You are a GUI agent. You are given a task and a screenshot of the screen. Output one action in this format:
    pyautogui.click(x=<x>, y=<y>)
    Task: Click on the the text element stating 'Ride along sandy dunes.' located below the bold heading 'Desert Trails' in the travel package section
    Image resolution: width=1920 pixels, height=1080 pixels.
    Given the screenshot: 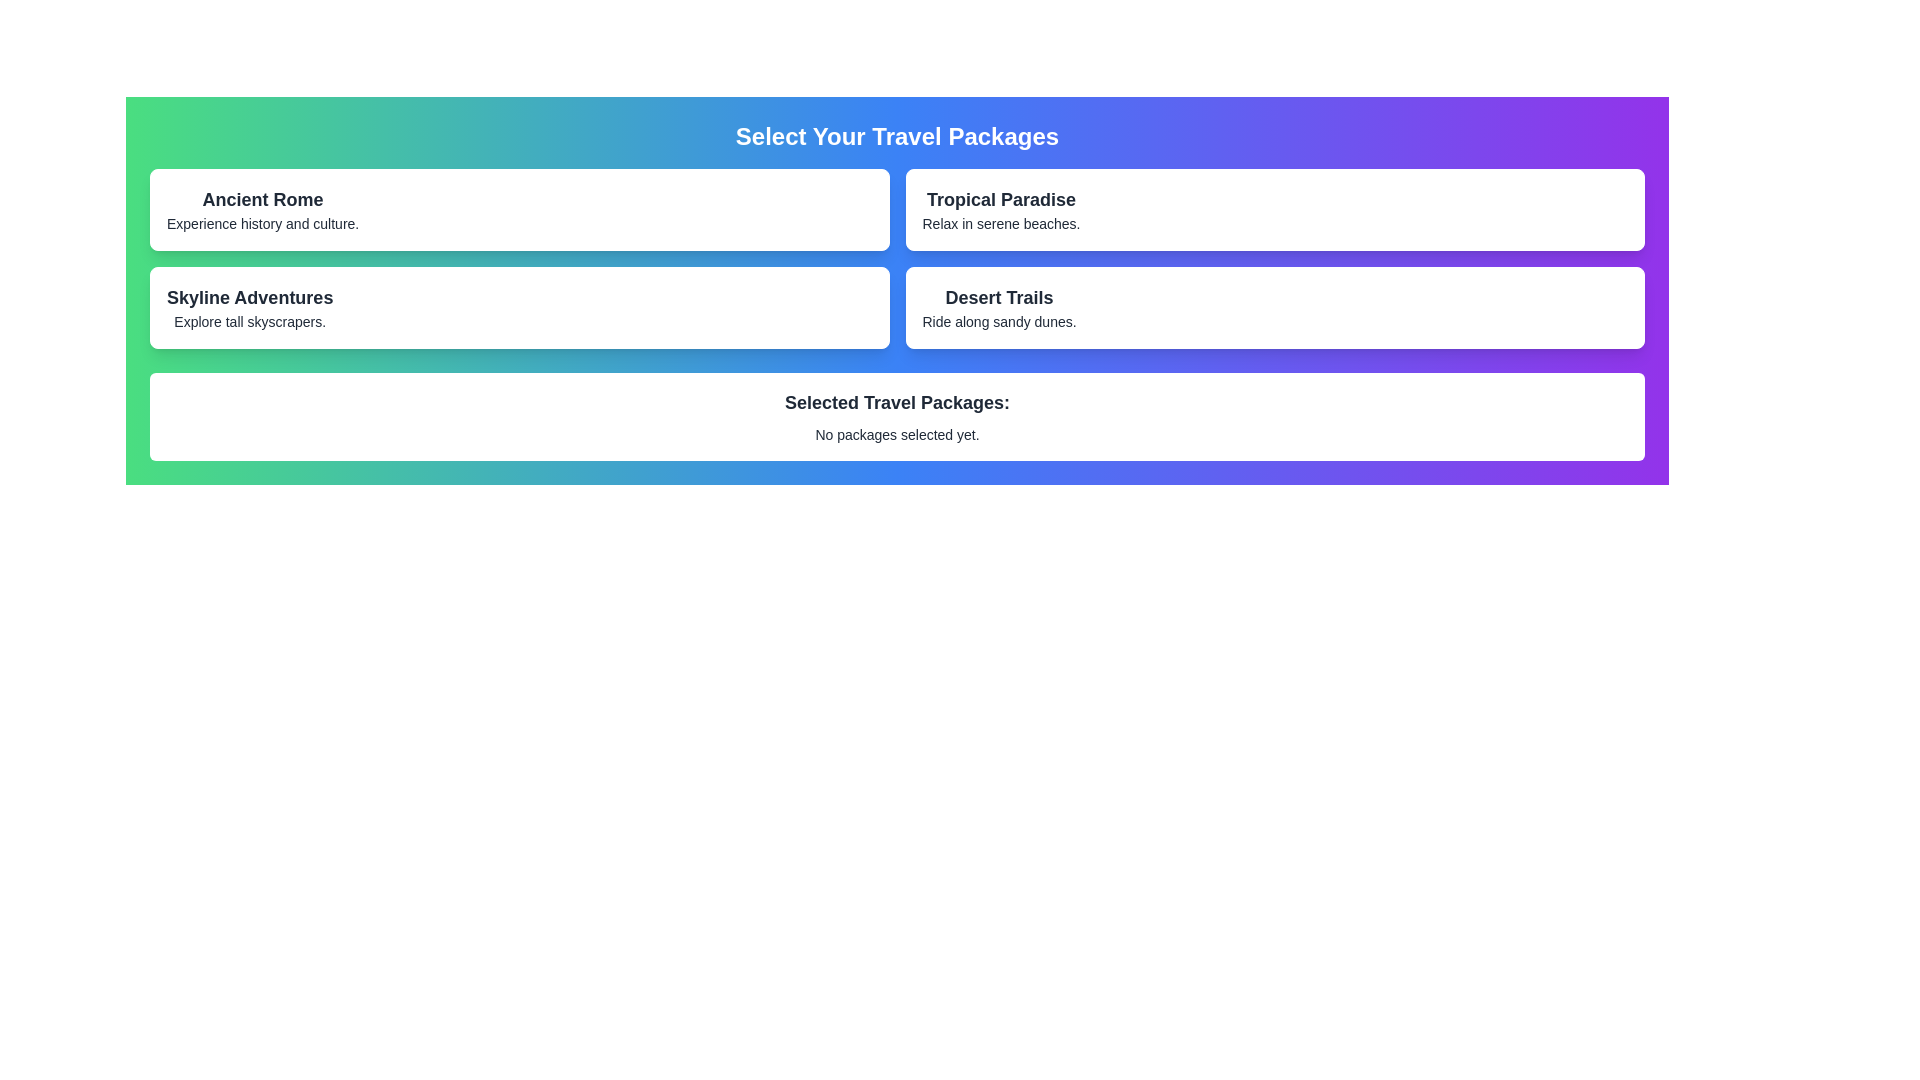 What is the action you would take?
    pyautogui.click(x=999, y=320)
    